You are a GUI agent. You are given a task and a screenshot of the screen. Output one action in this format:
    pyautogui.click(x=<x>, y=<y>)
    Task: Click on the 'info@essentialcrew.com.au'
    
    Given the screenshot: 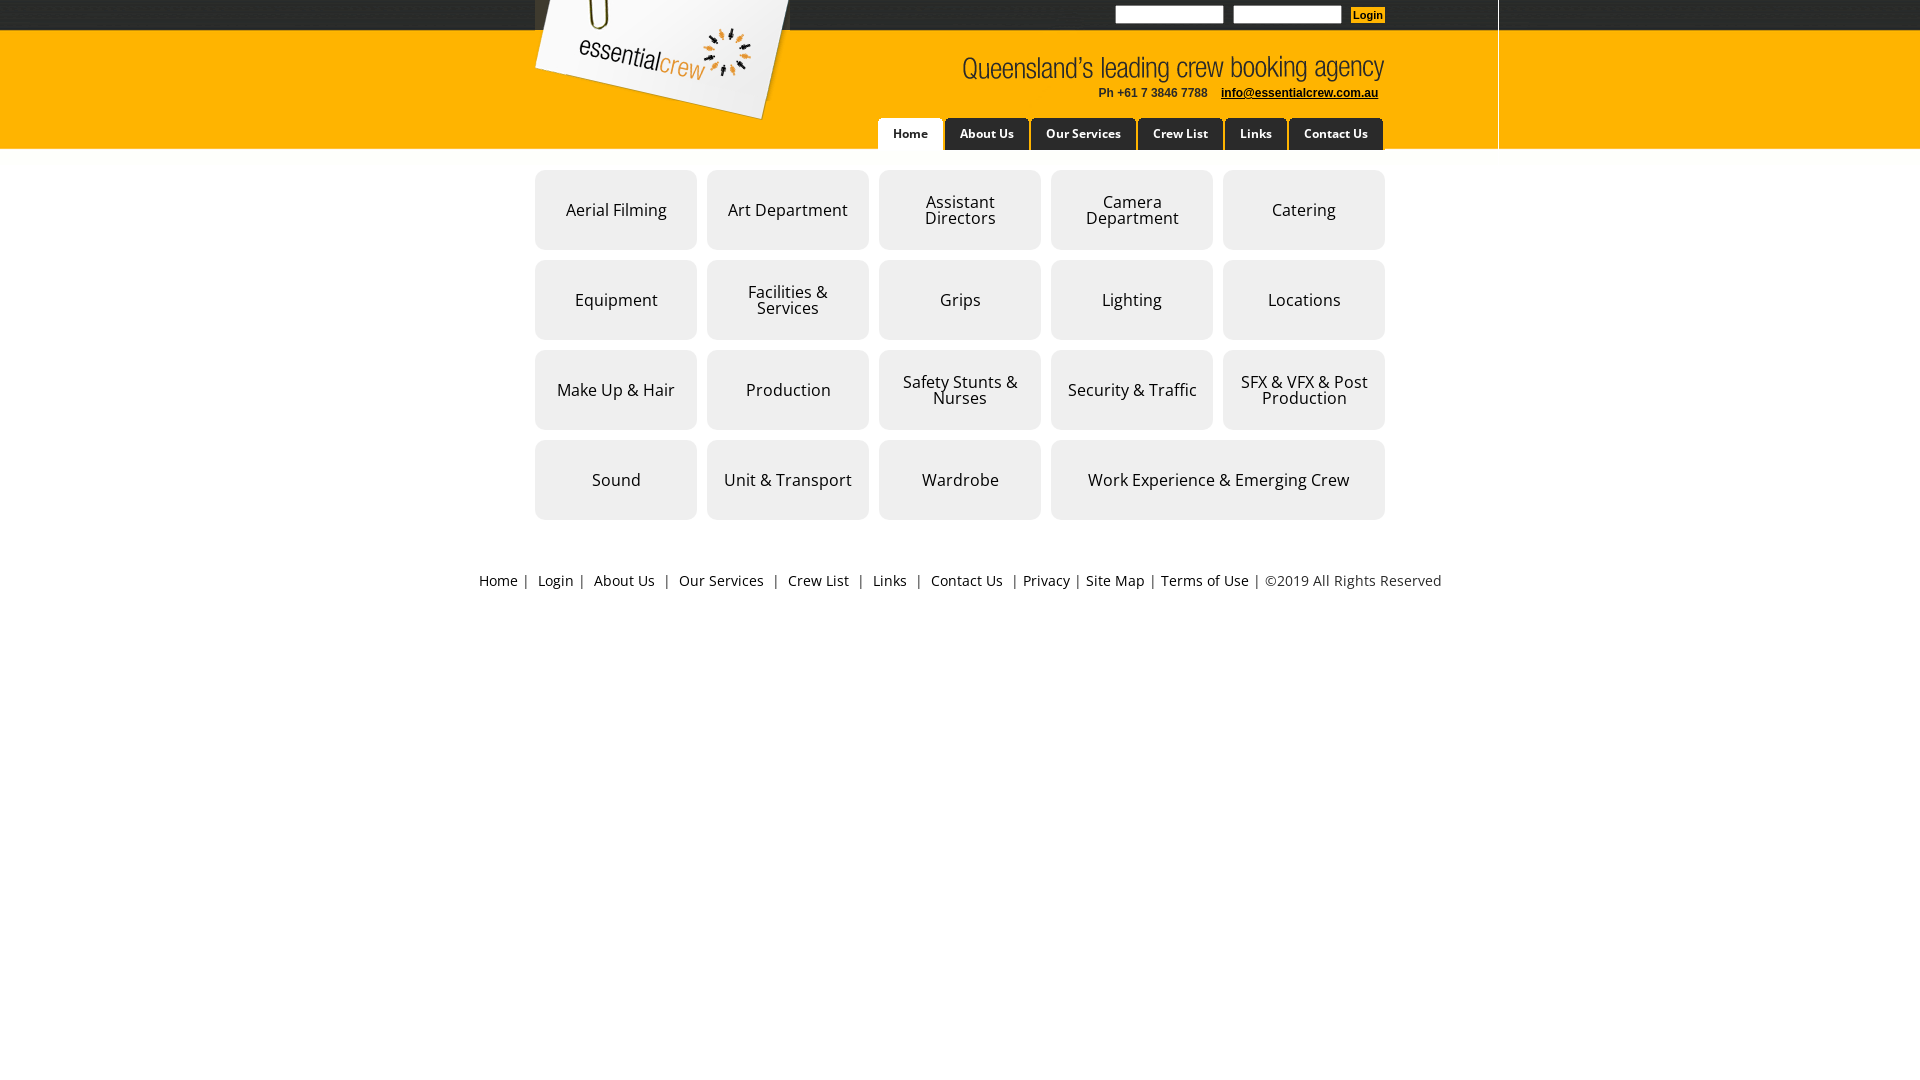 What is the action you would take?
    pyautogui.click(x=1299, y=92)
    